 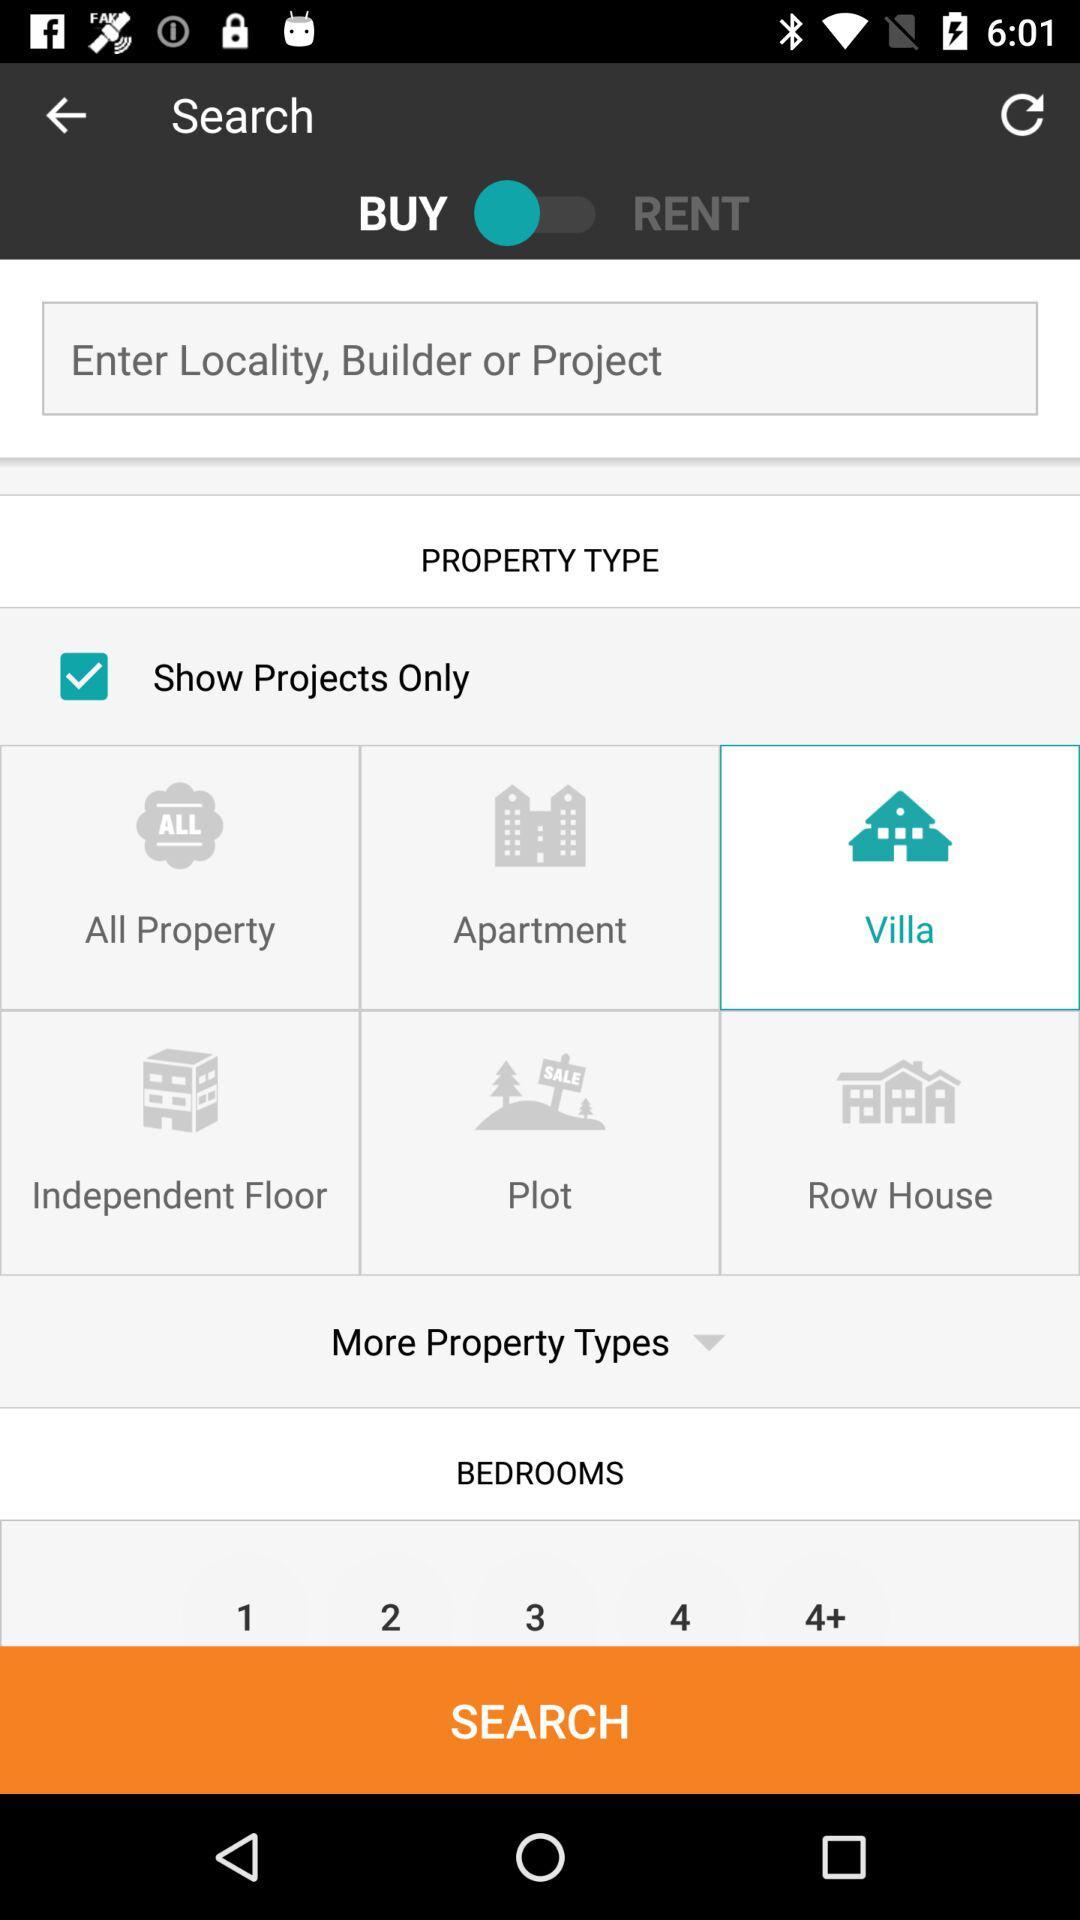 What do you see at coordinates (391, 1597) in the screenshot?
I see `item next to 1 item` at bounding box center [391, 1597].